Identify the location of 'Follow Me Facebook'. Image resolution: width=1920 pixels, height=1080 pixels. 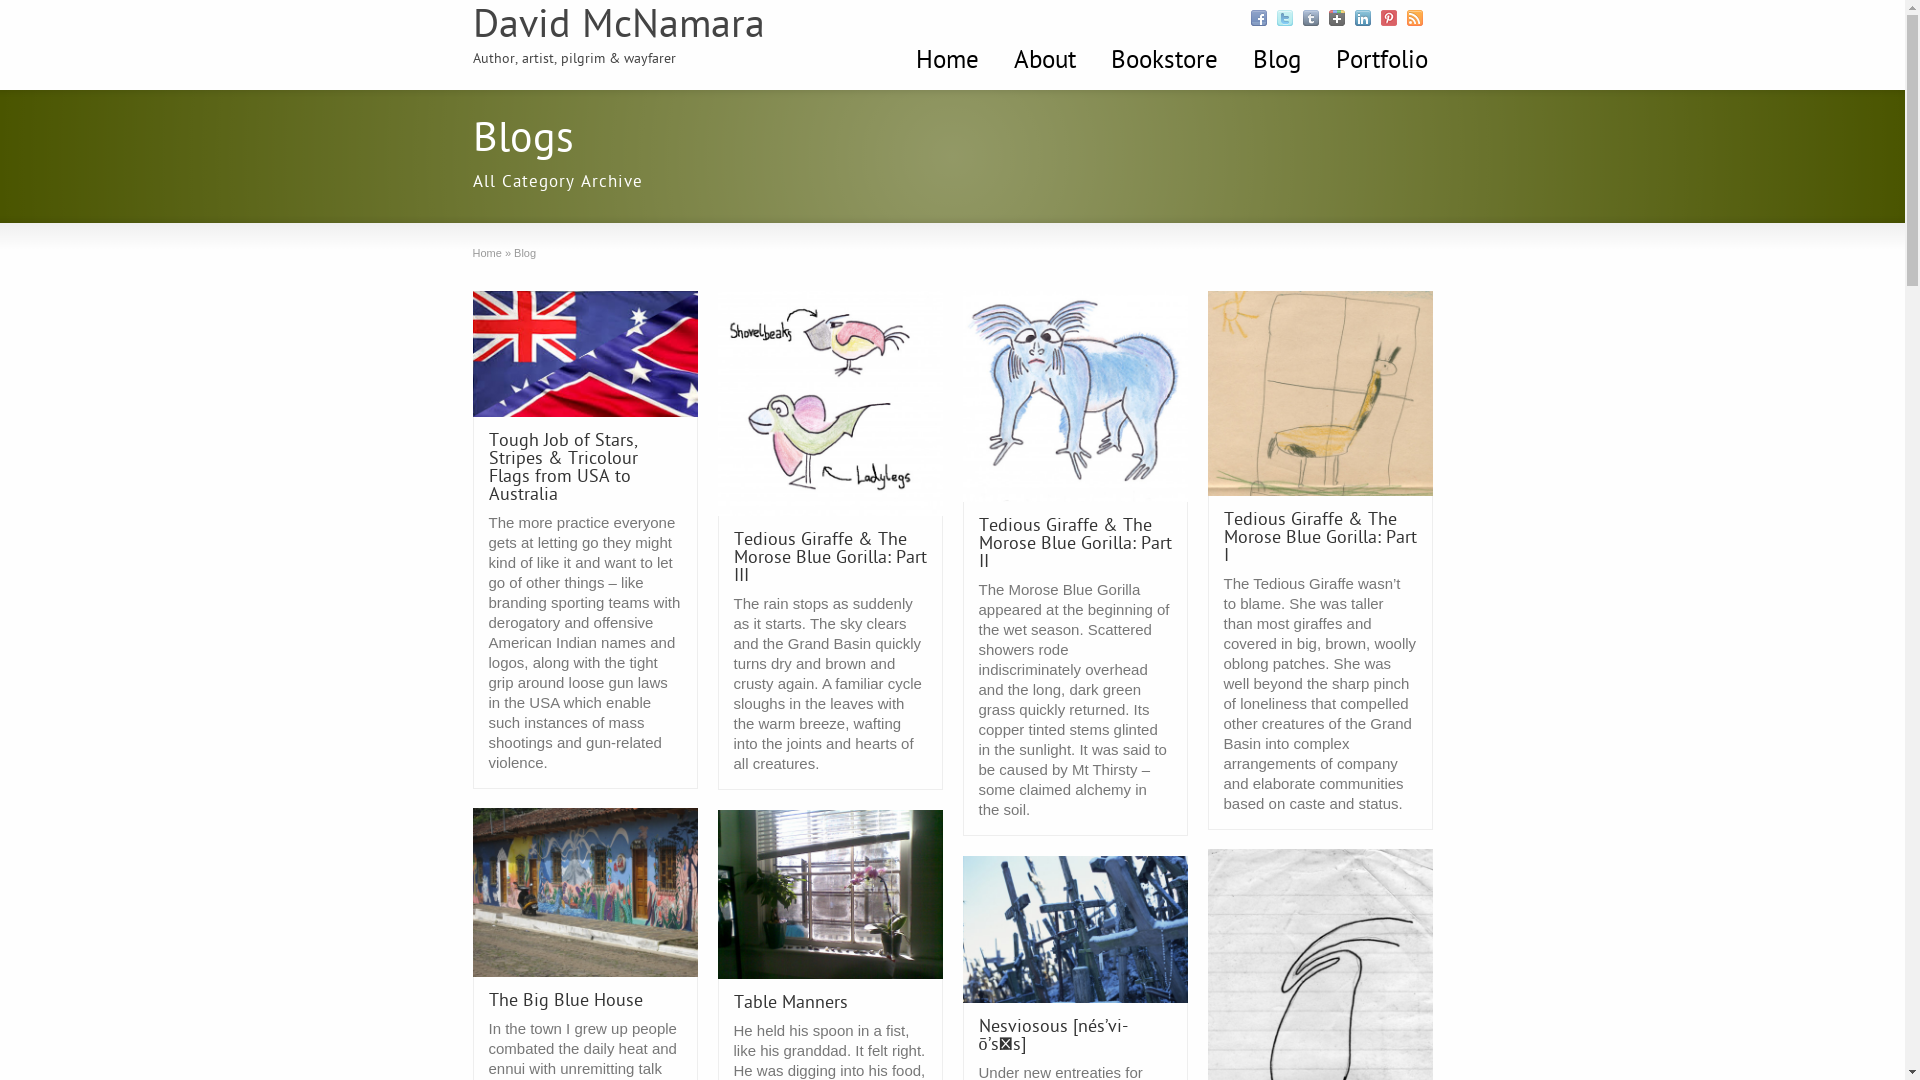
(1256, 18).